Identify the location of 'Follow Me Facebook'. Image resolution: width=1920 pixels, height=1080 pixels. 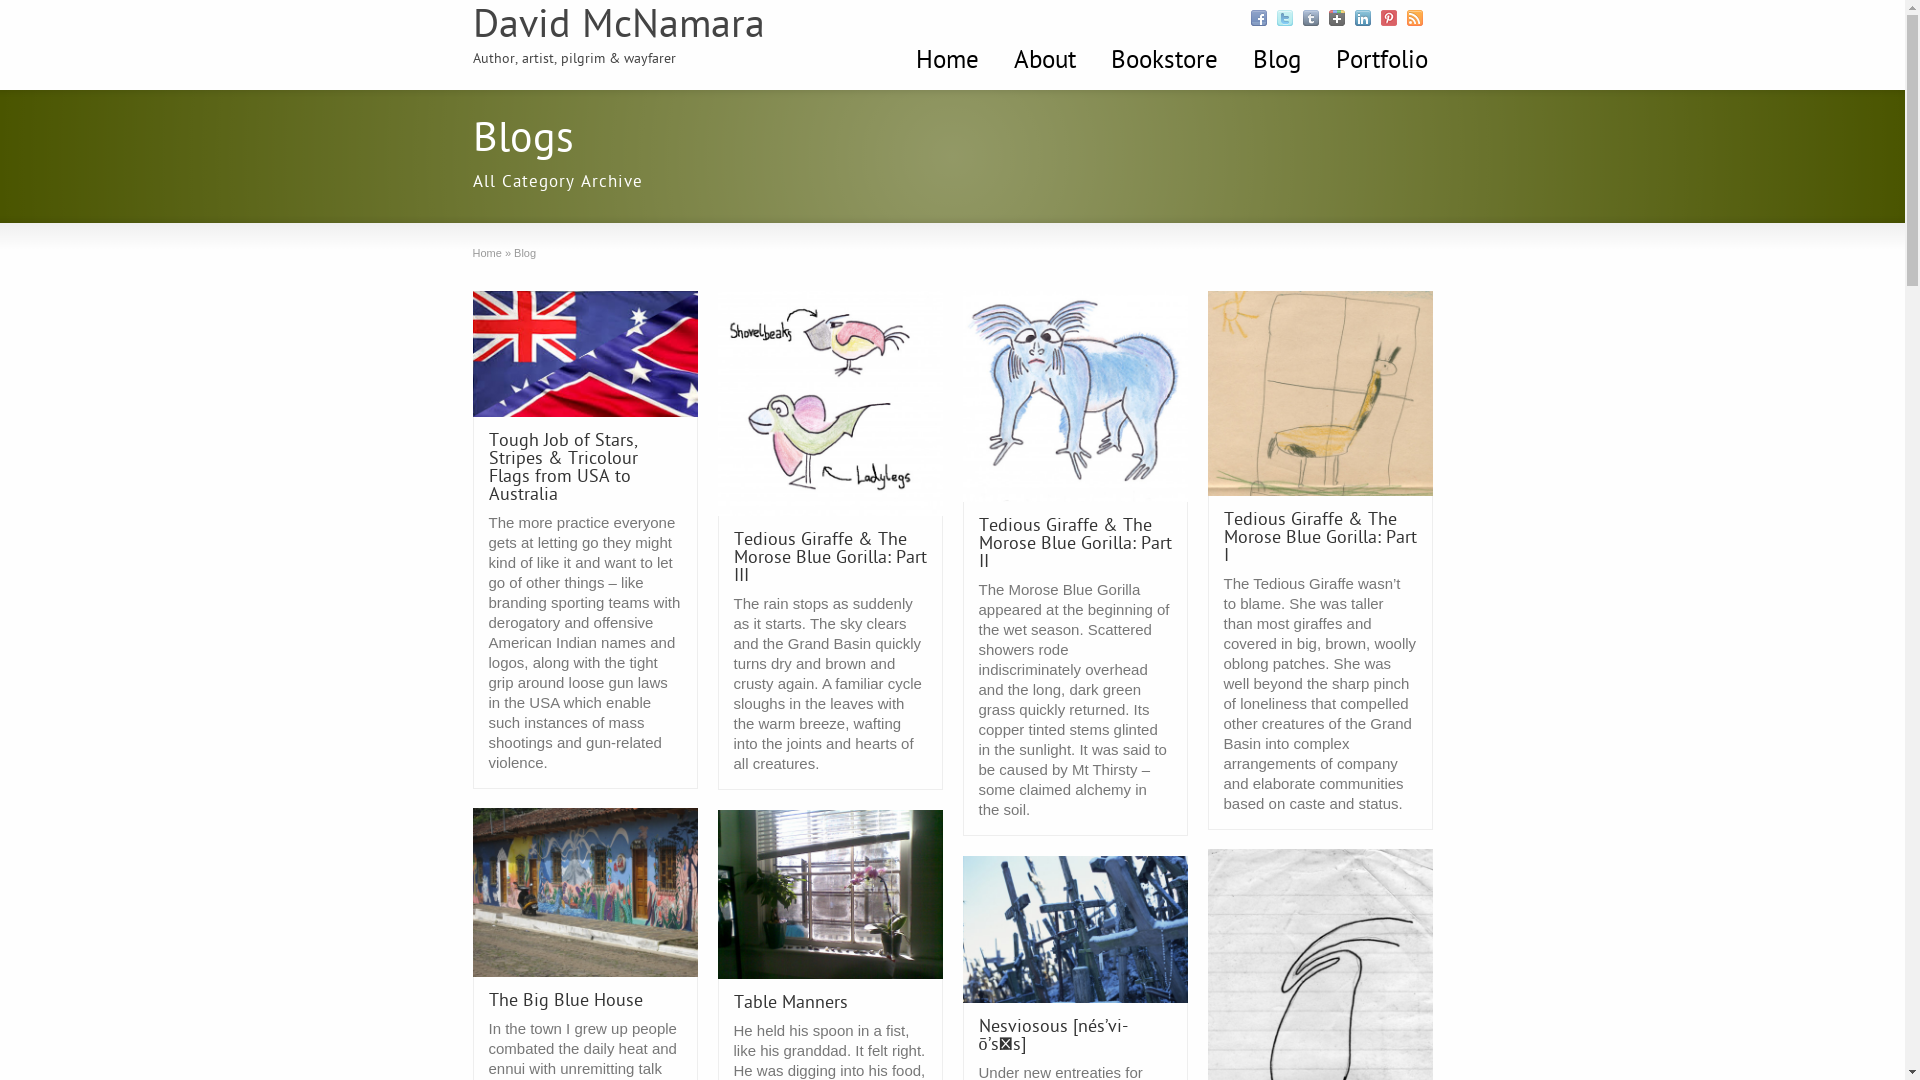
(1256, 18).